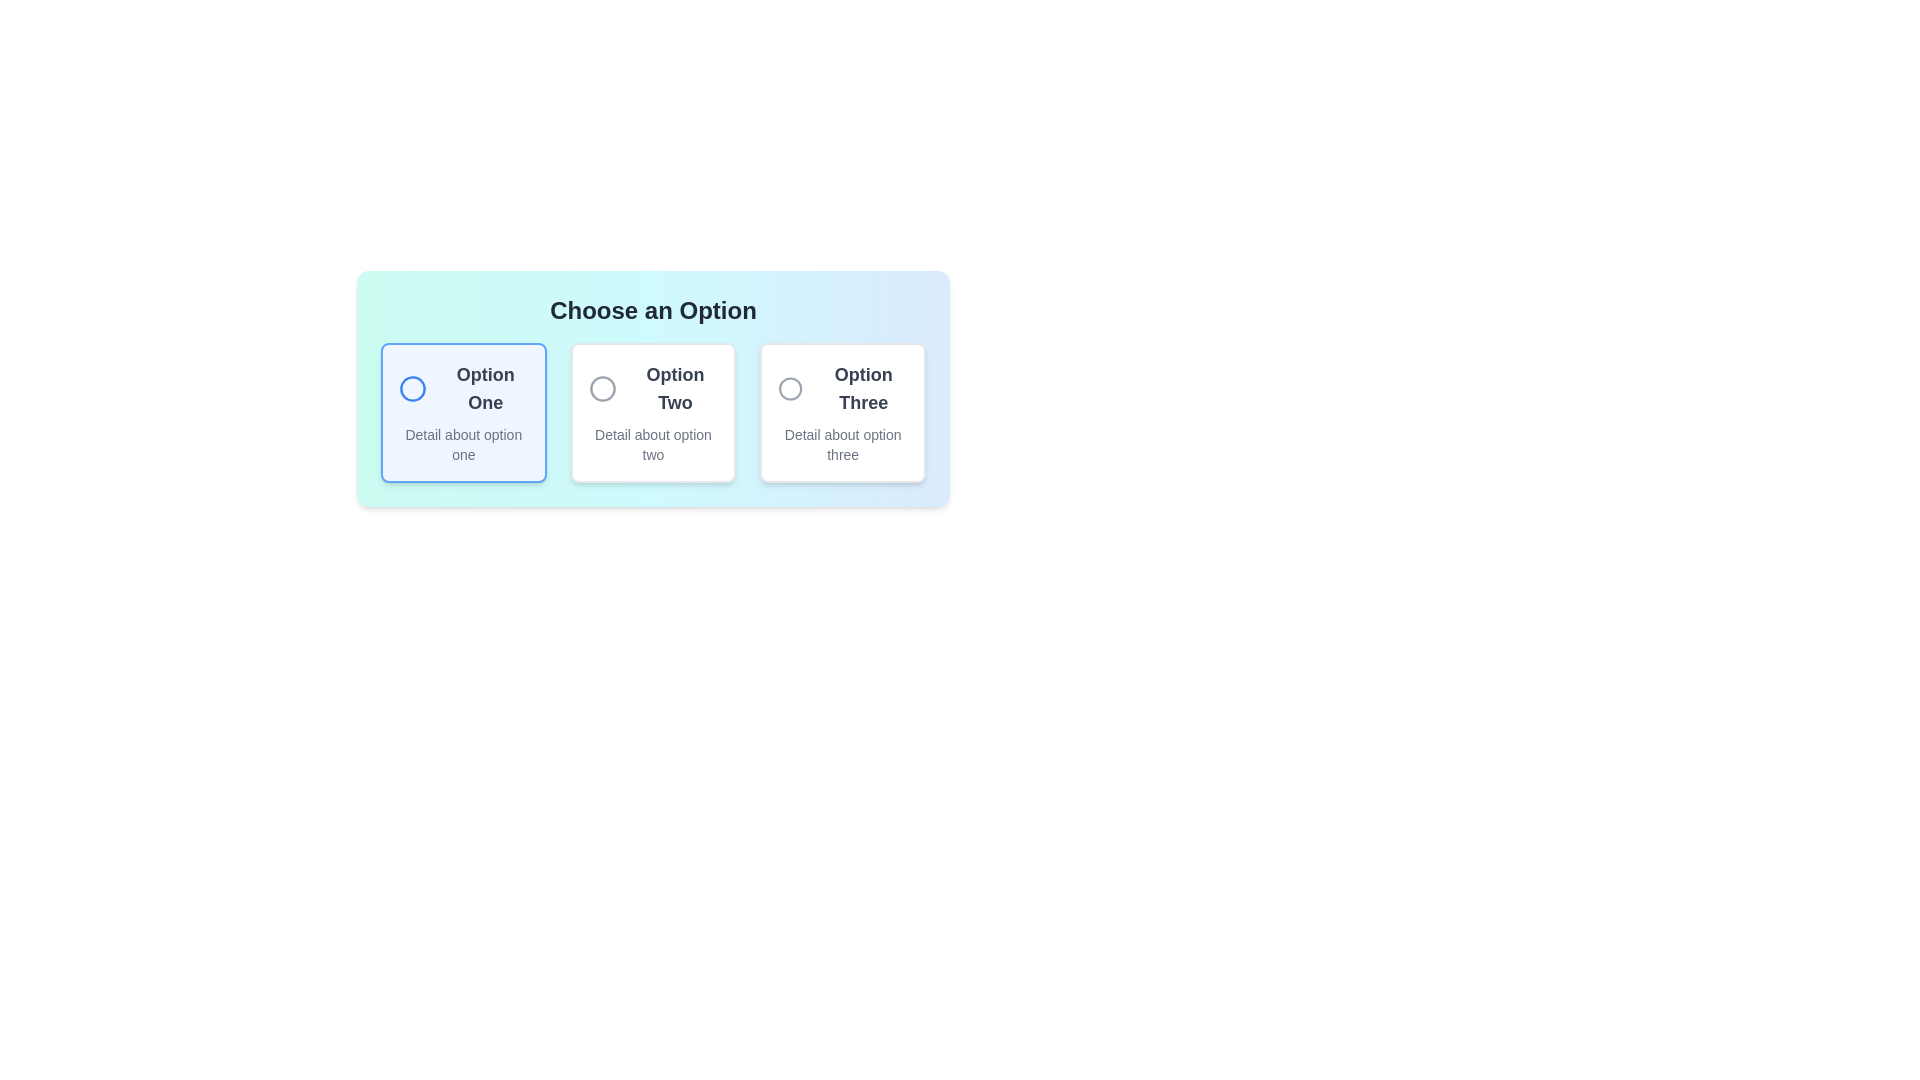 This screenshot has width=1920, height=1080. What do you see at coordinates (653, 311) in the screenshot?
I see `the Header or Title that provides context for the following options, located at the top-center of the layout` at bounding box center [653, 311].